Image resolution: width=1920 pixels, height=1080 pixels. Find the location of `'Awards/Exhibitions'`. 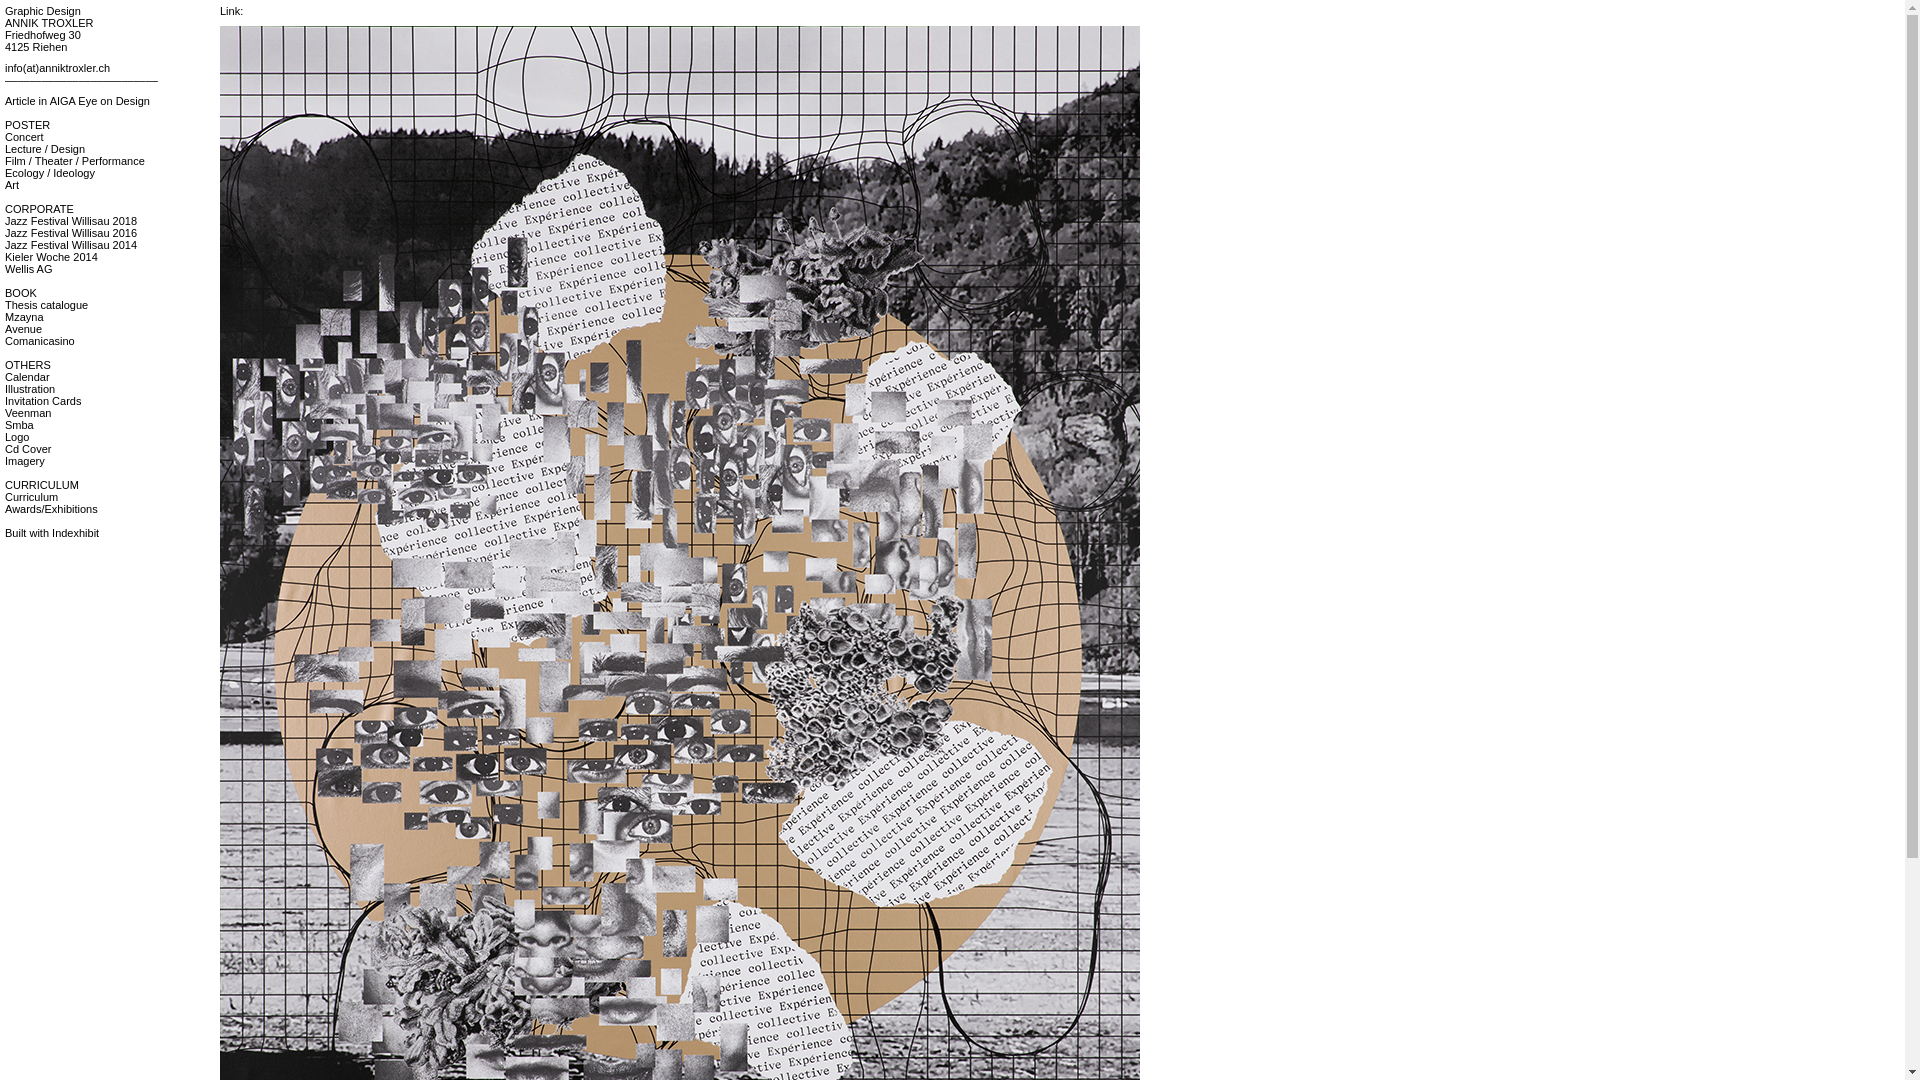

'Awards/Exhibitions' is located at coordinates (51, 508).